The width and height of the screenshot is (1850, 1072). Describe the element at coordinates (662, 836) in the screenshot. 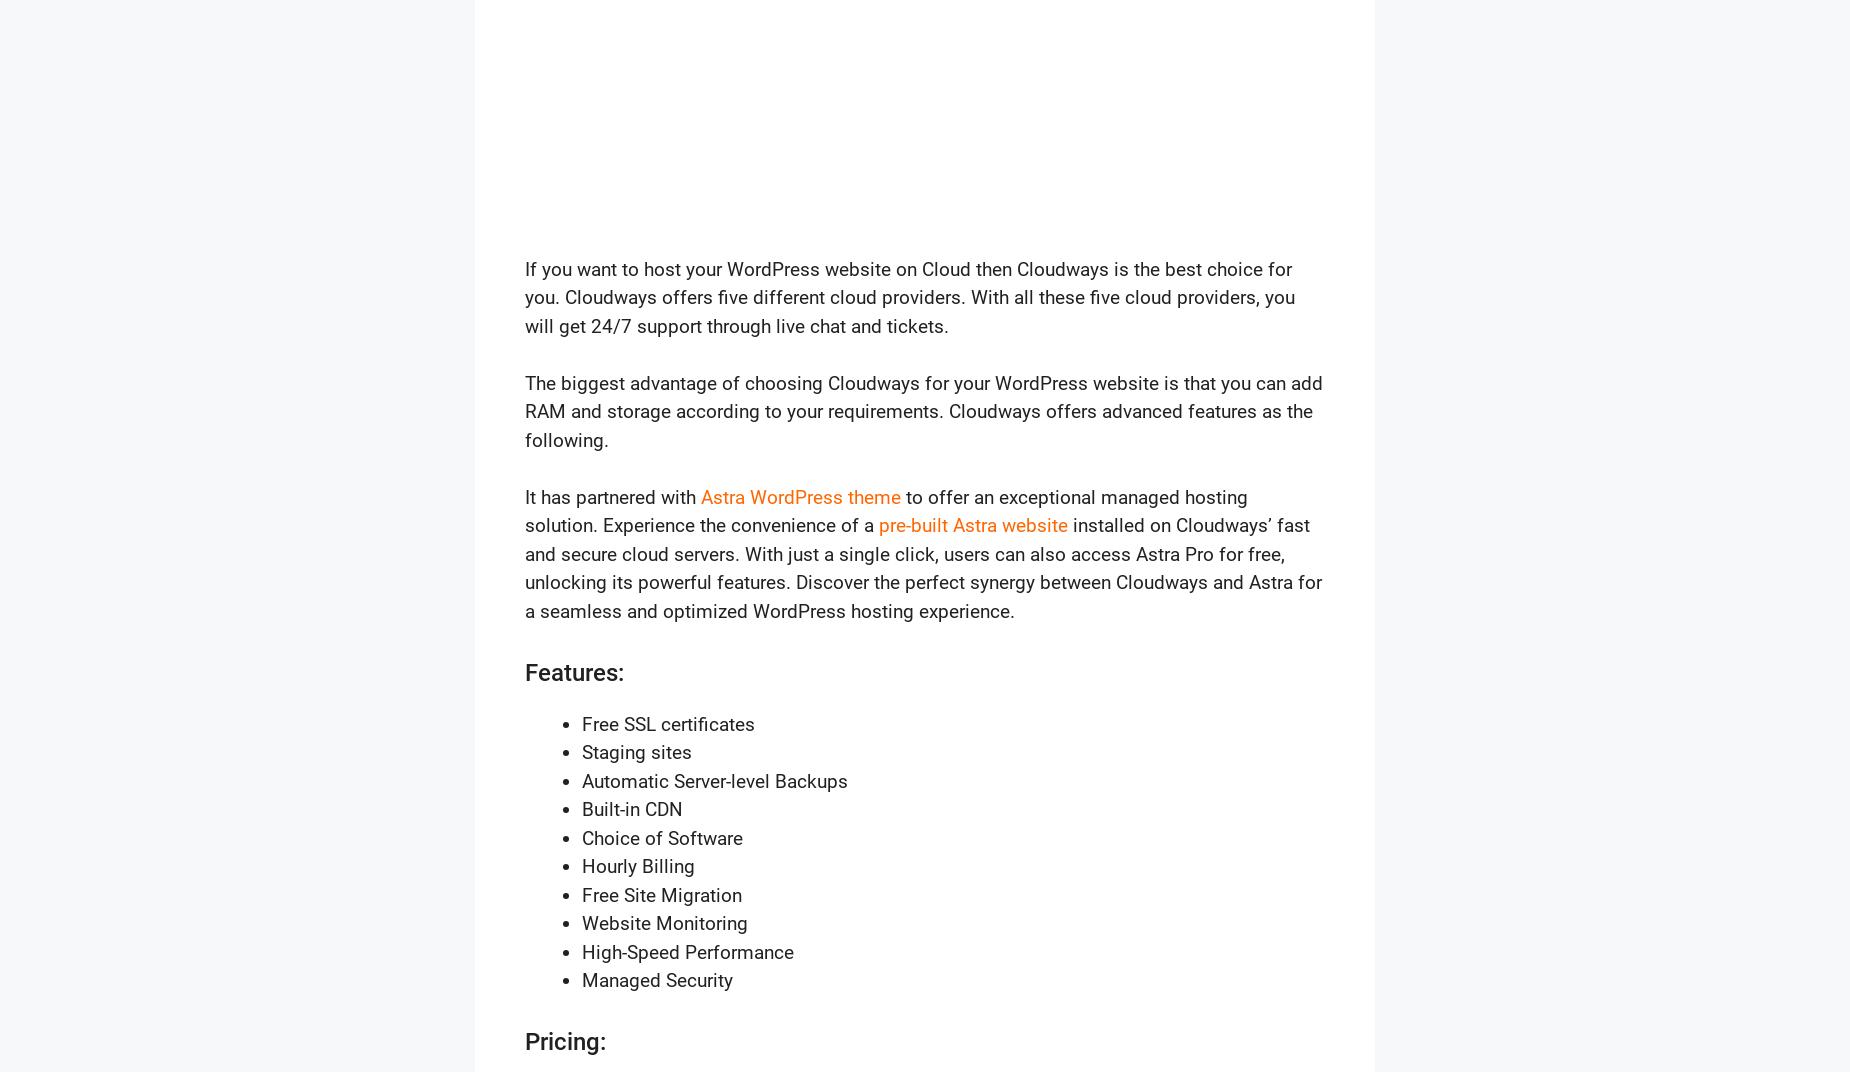

I see `'Choice of Software'` at that location.